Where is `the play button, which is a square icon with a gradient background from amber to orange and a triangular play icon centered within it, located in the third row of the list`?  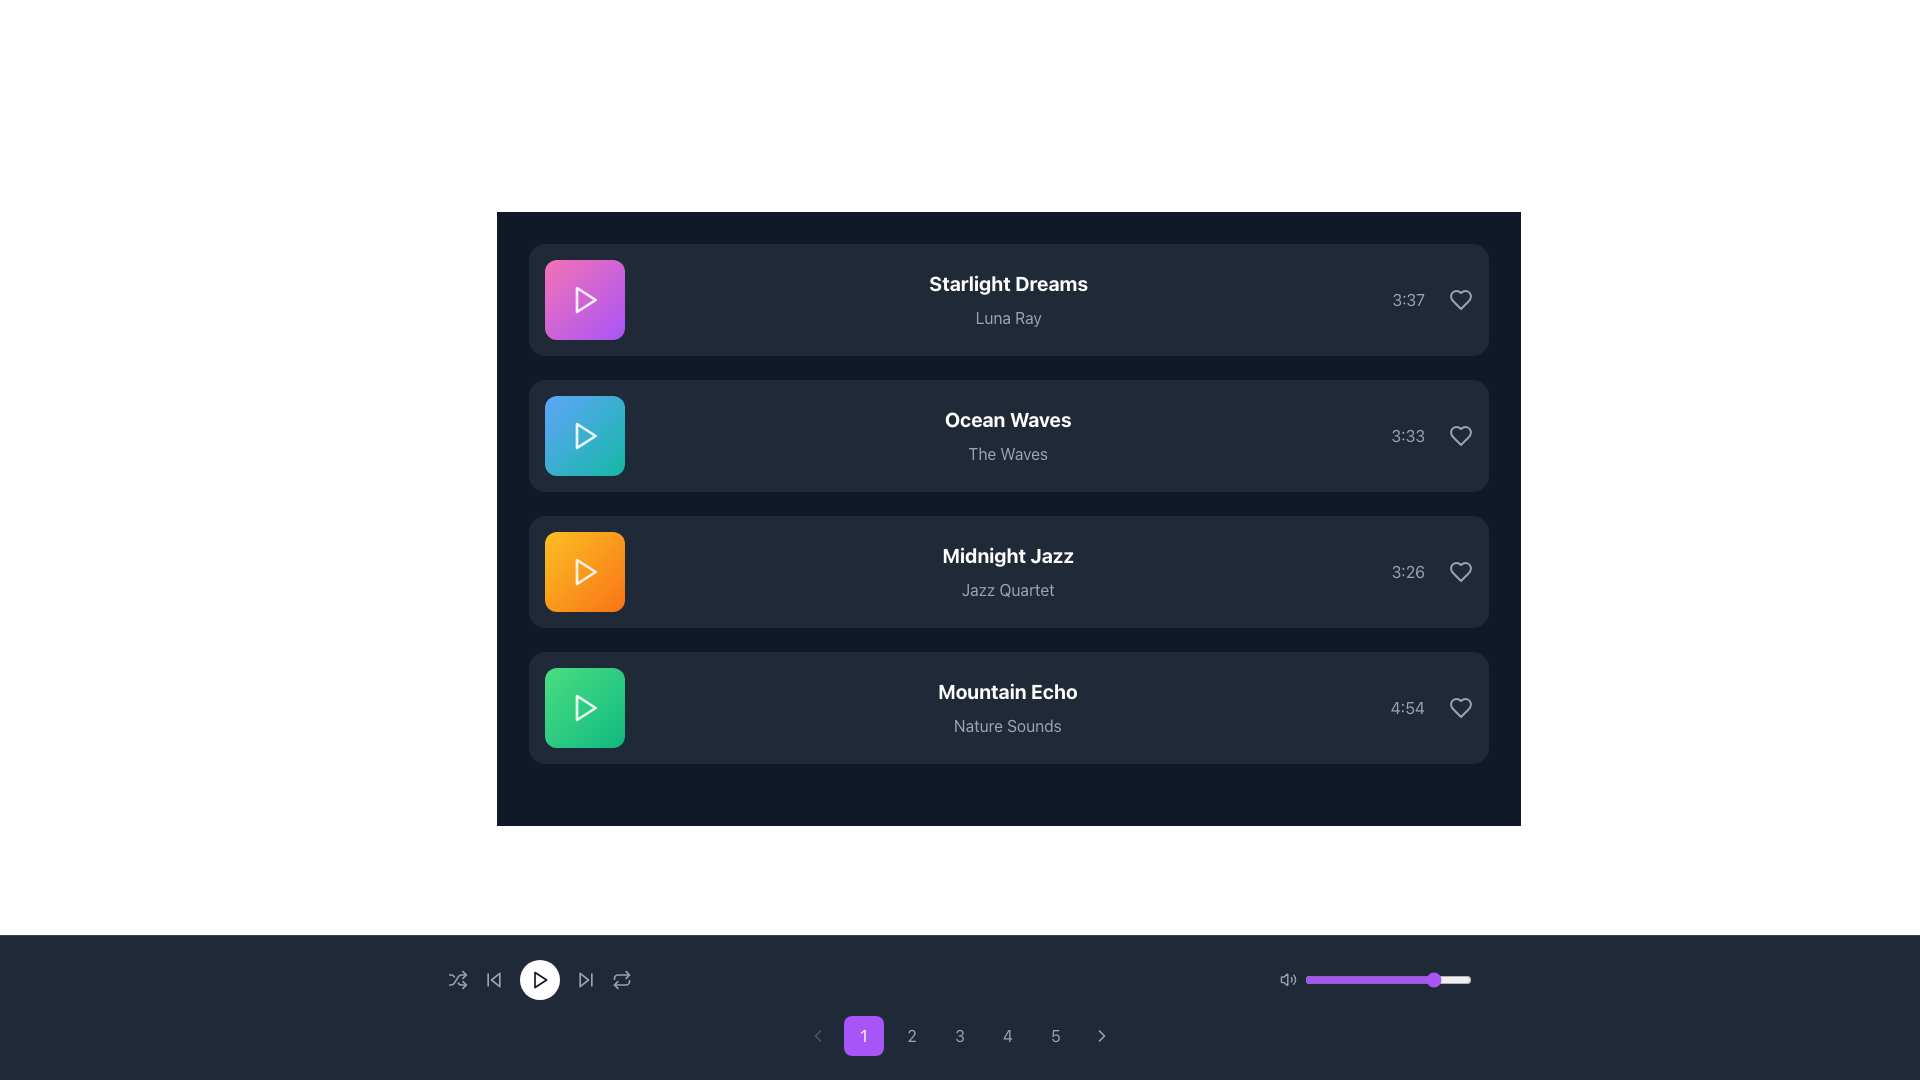
the play button, which is a square icon with a gradient background from amber to orange and a triangular play icon centered within it, located in the third row of the list is located at coordinates (584, 571).